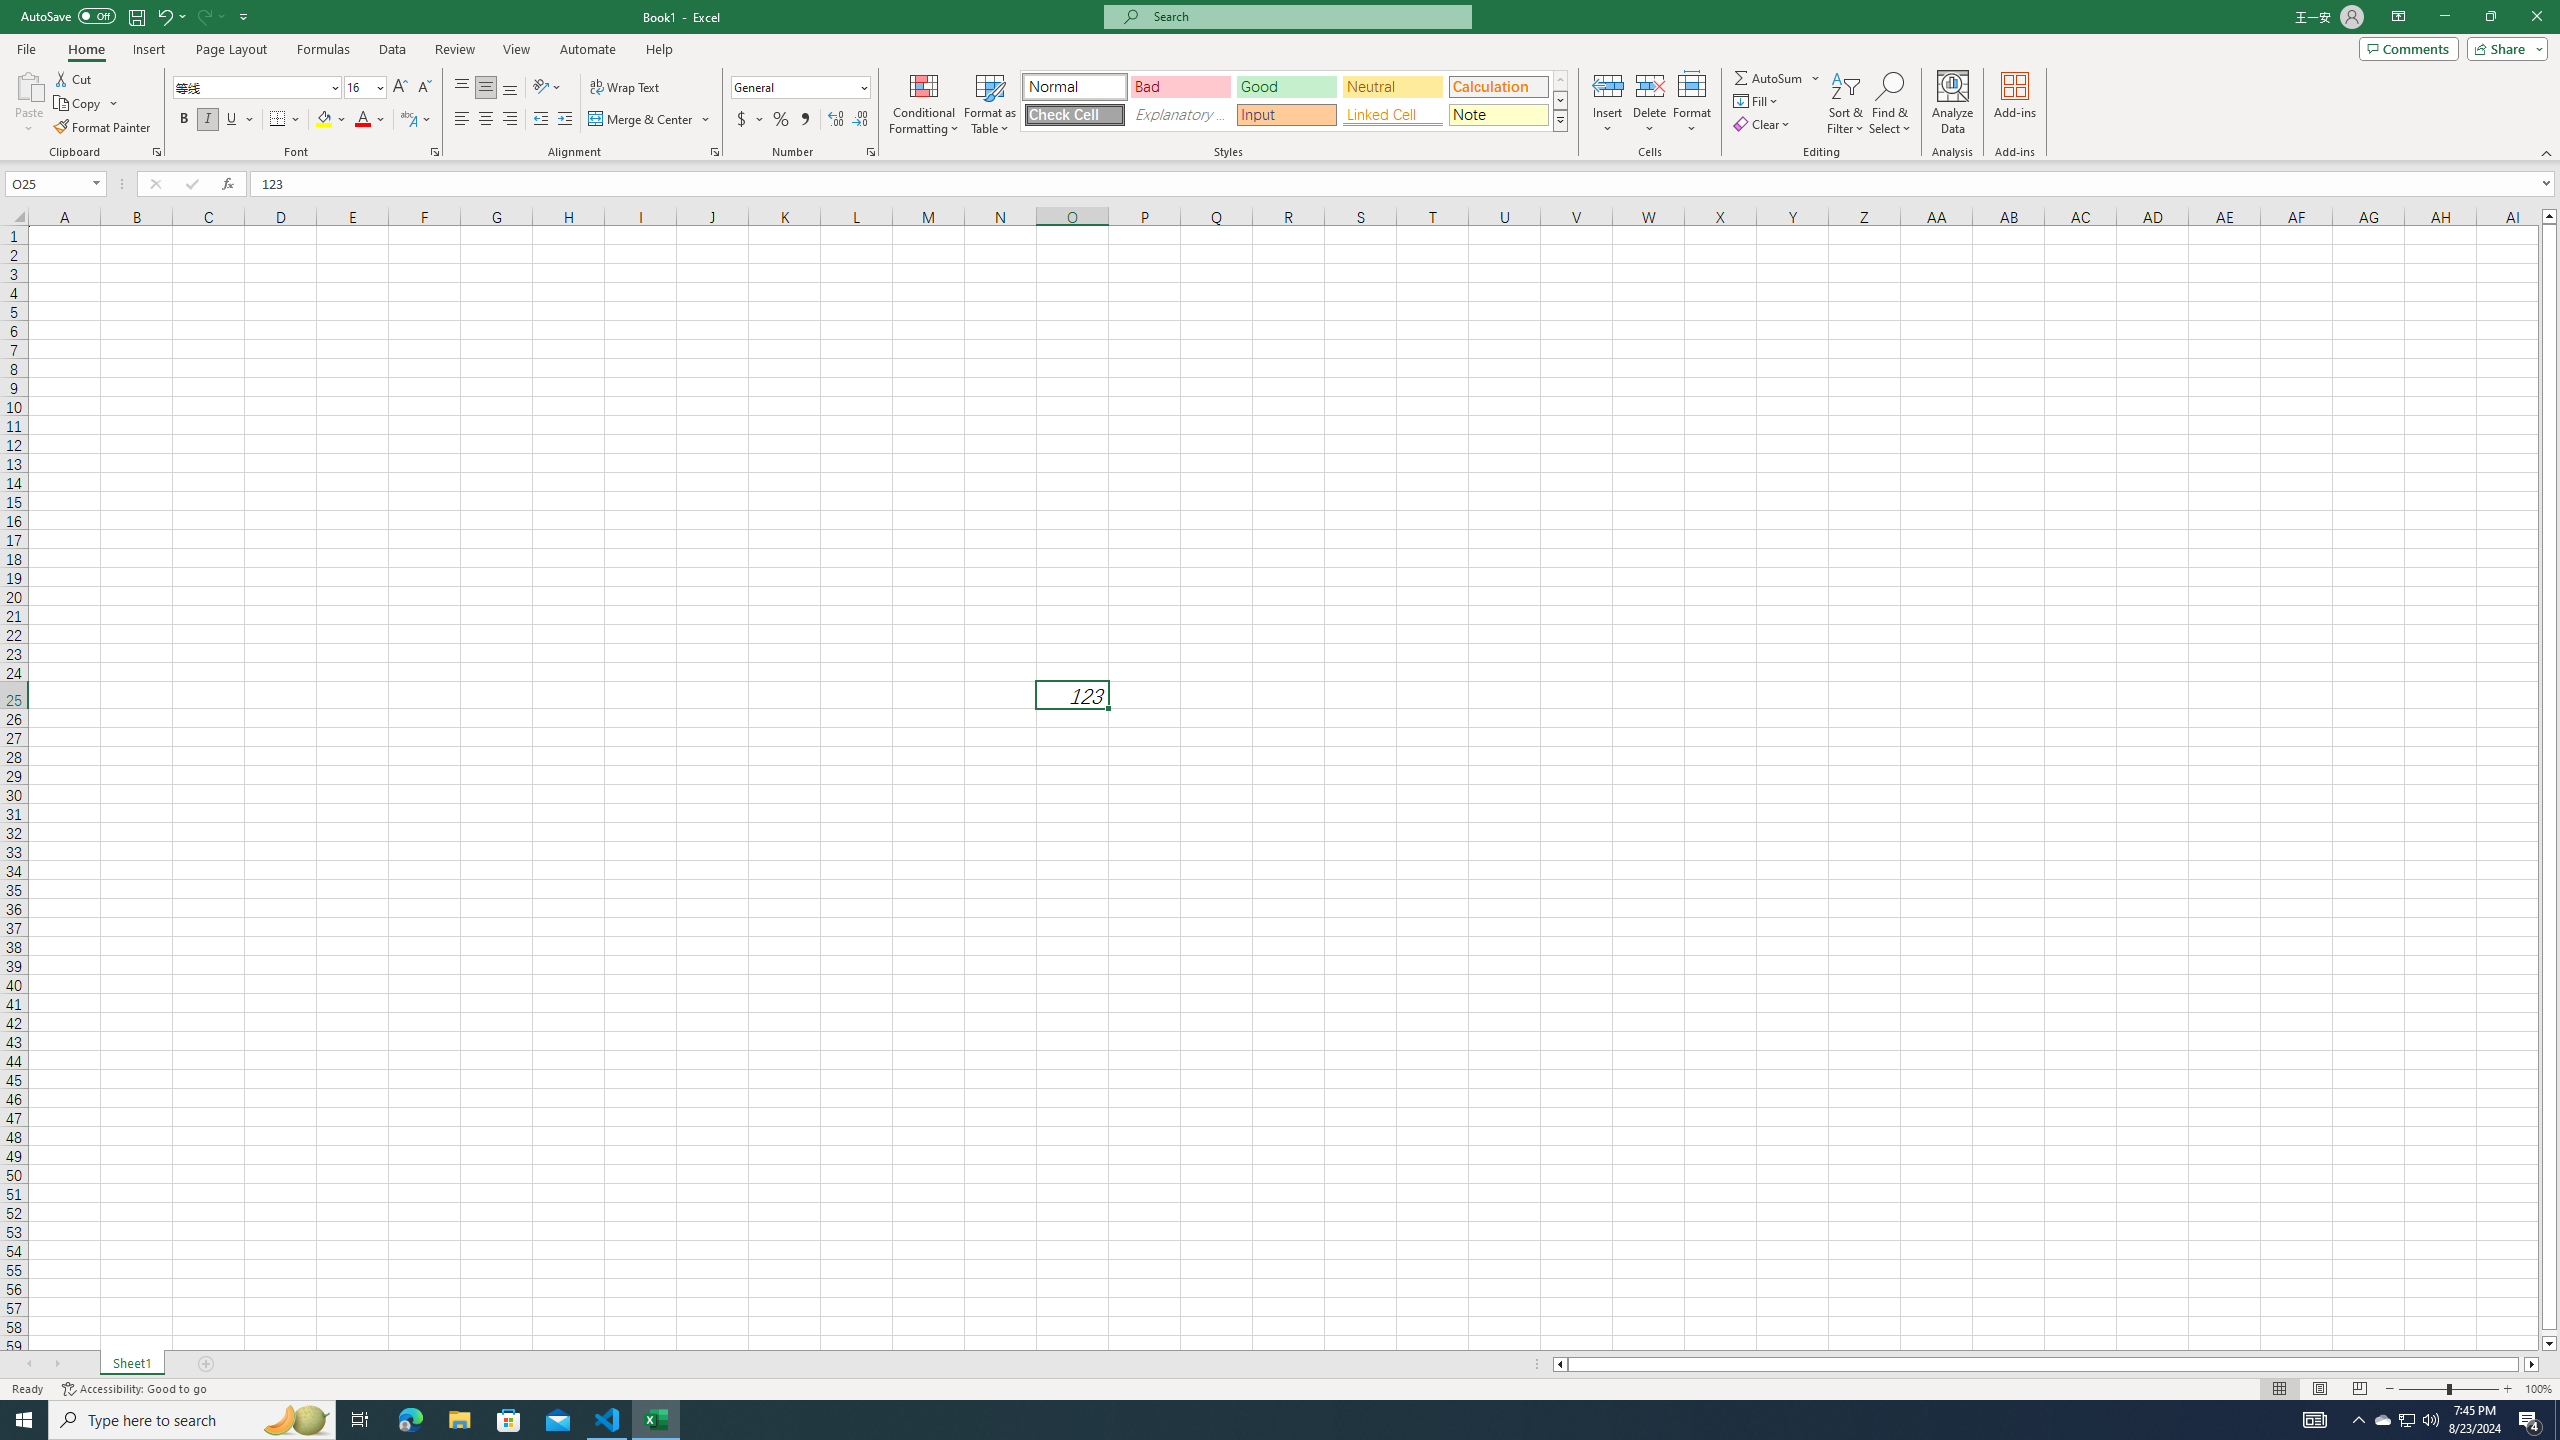  I want to click on 'Show Phonetic Field', so click(407, 118).